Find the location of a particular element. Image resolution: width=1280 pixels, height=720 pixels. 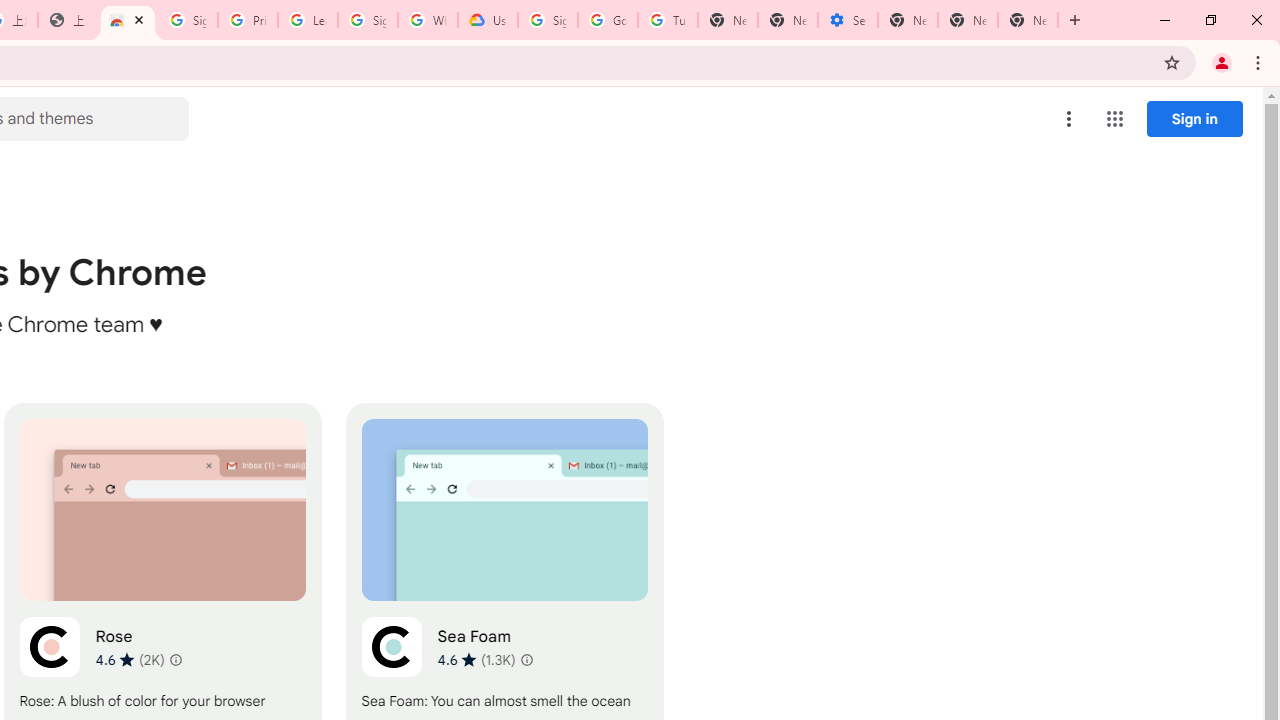

'Chrome Web Store - Color themes by Chrome' is located at coordinates (127, 20).